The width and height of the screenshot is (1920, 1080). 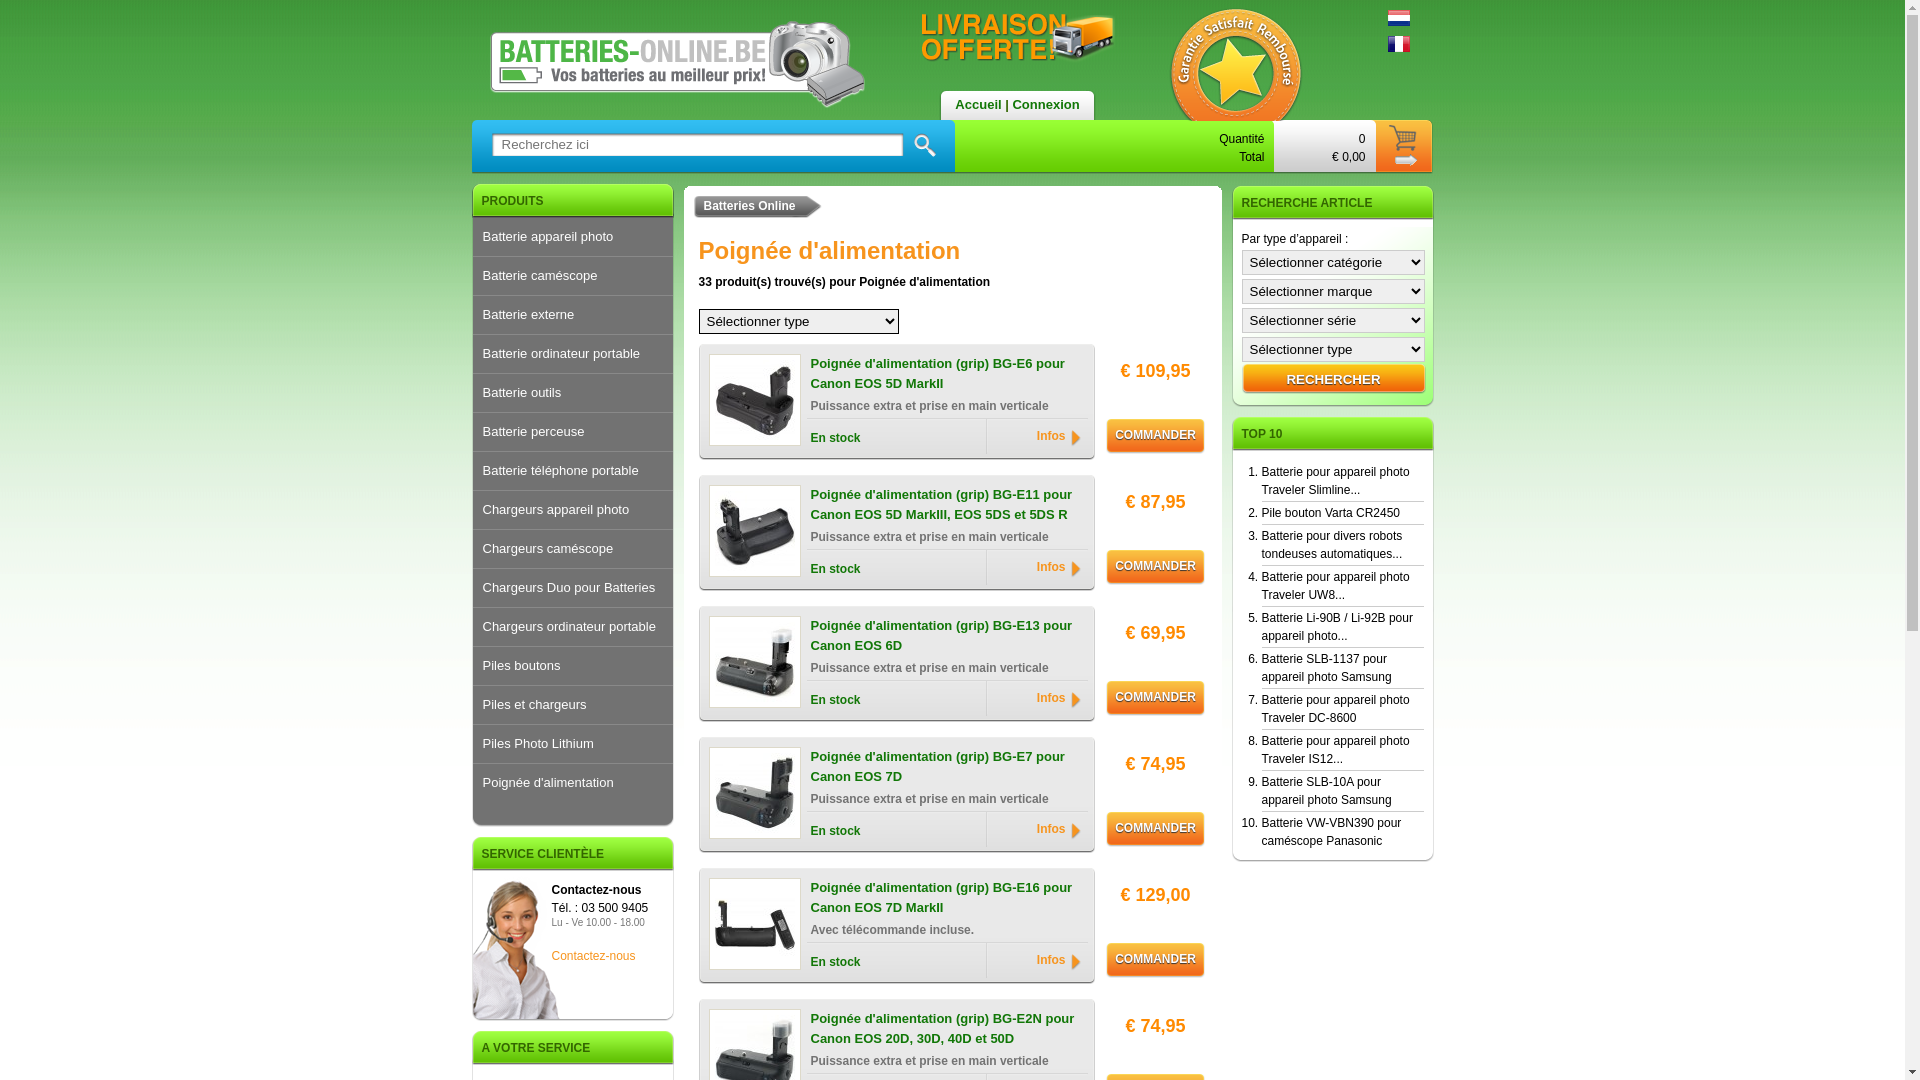 I want to click on 'Batterie pour appareil photo Traveler DC-8600', so click(x=1335, y=708).